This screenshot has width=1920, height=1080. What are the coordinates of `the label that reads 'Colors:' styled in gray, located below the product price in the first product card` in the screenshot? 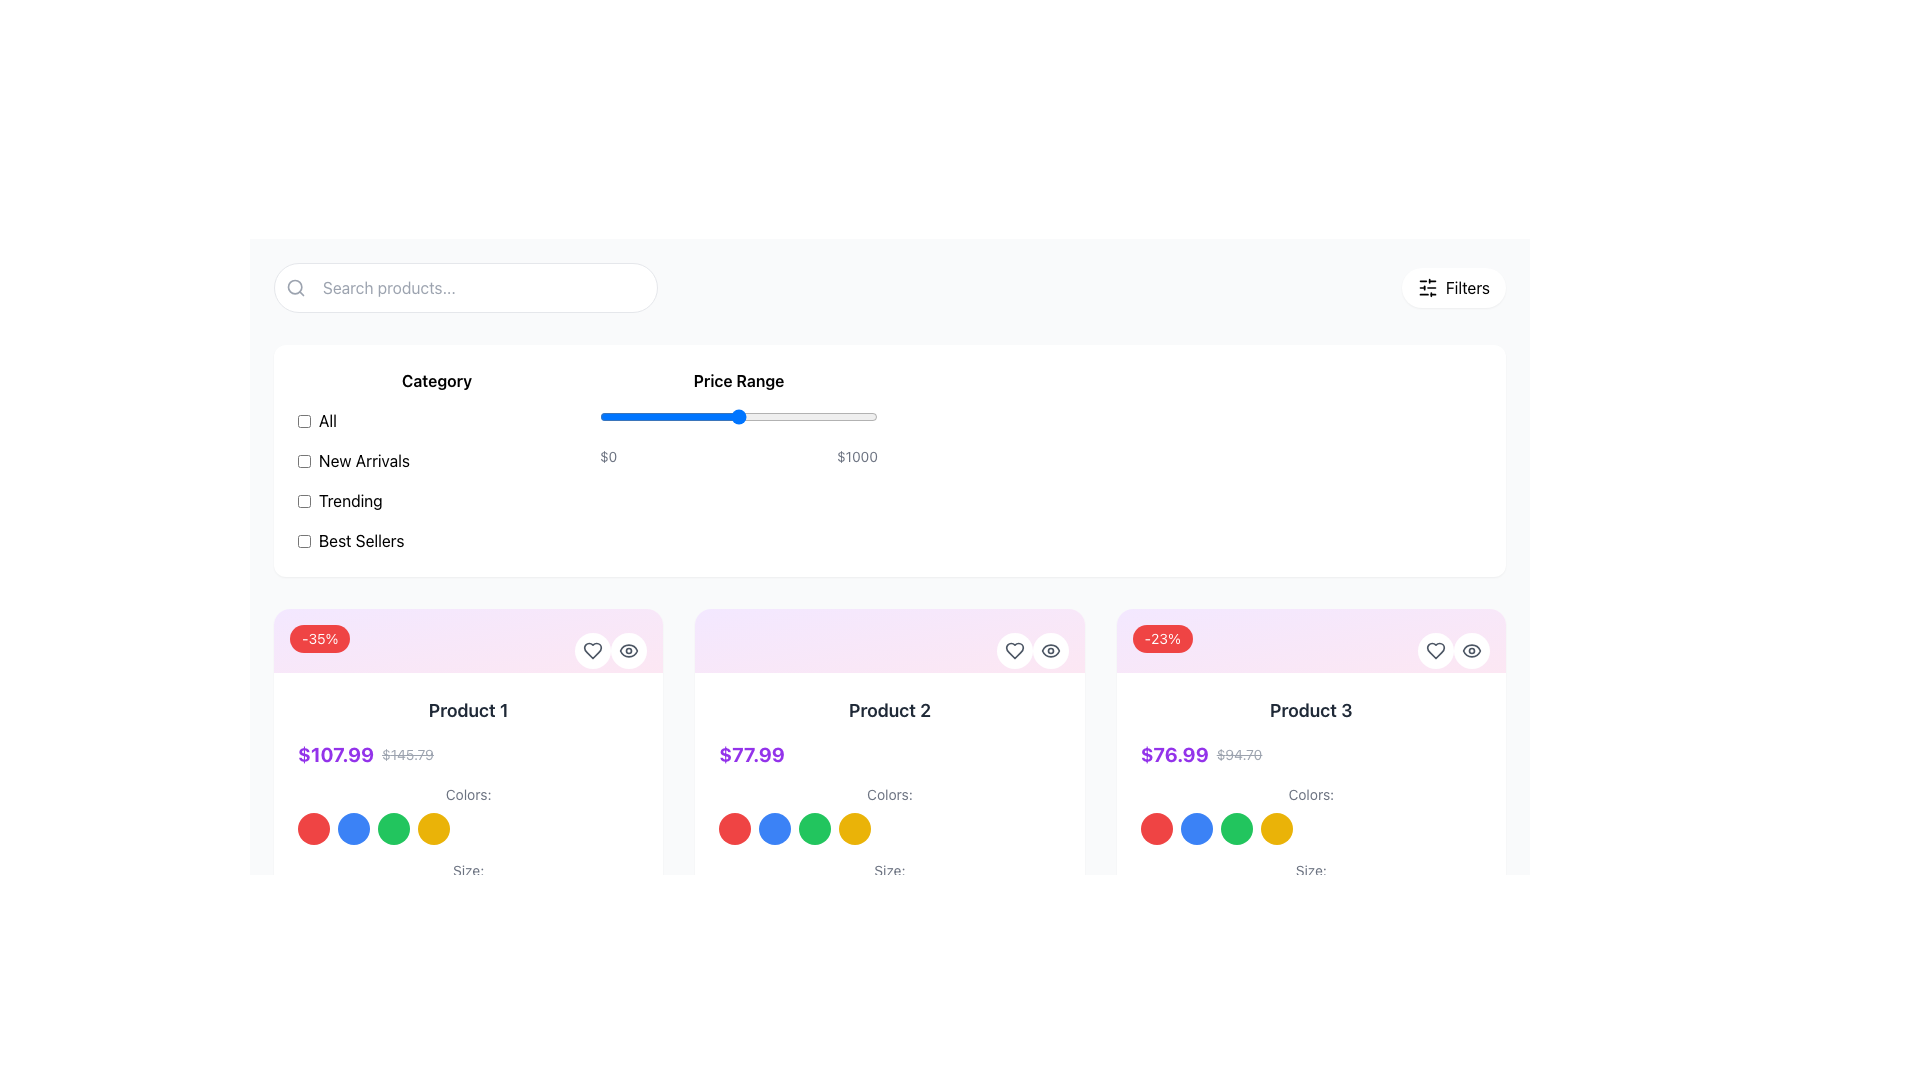 It's located at (467, 793).